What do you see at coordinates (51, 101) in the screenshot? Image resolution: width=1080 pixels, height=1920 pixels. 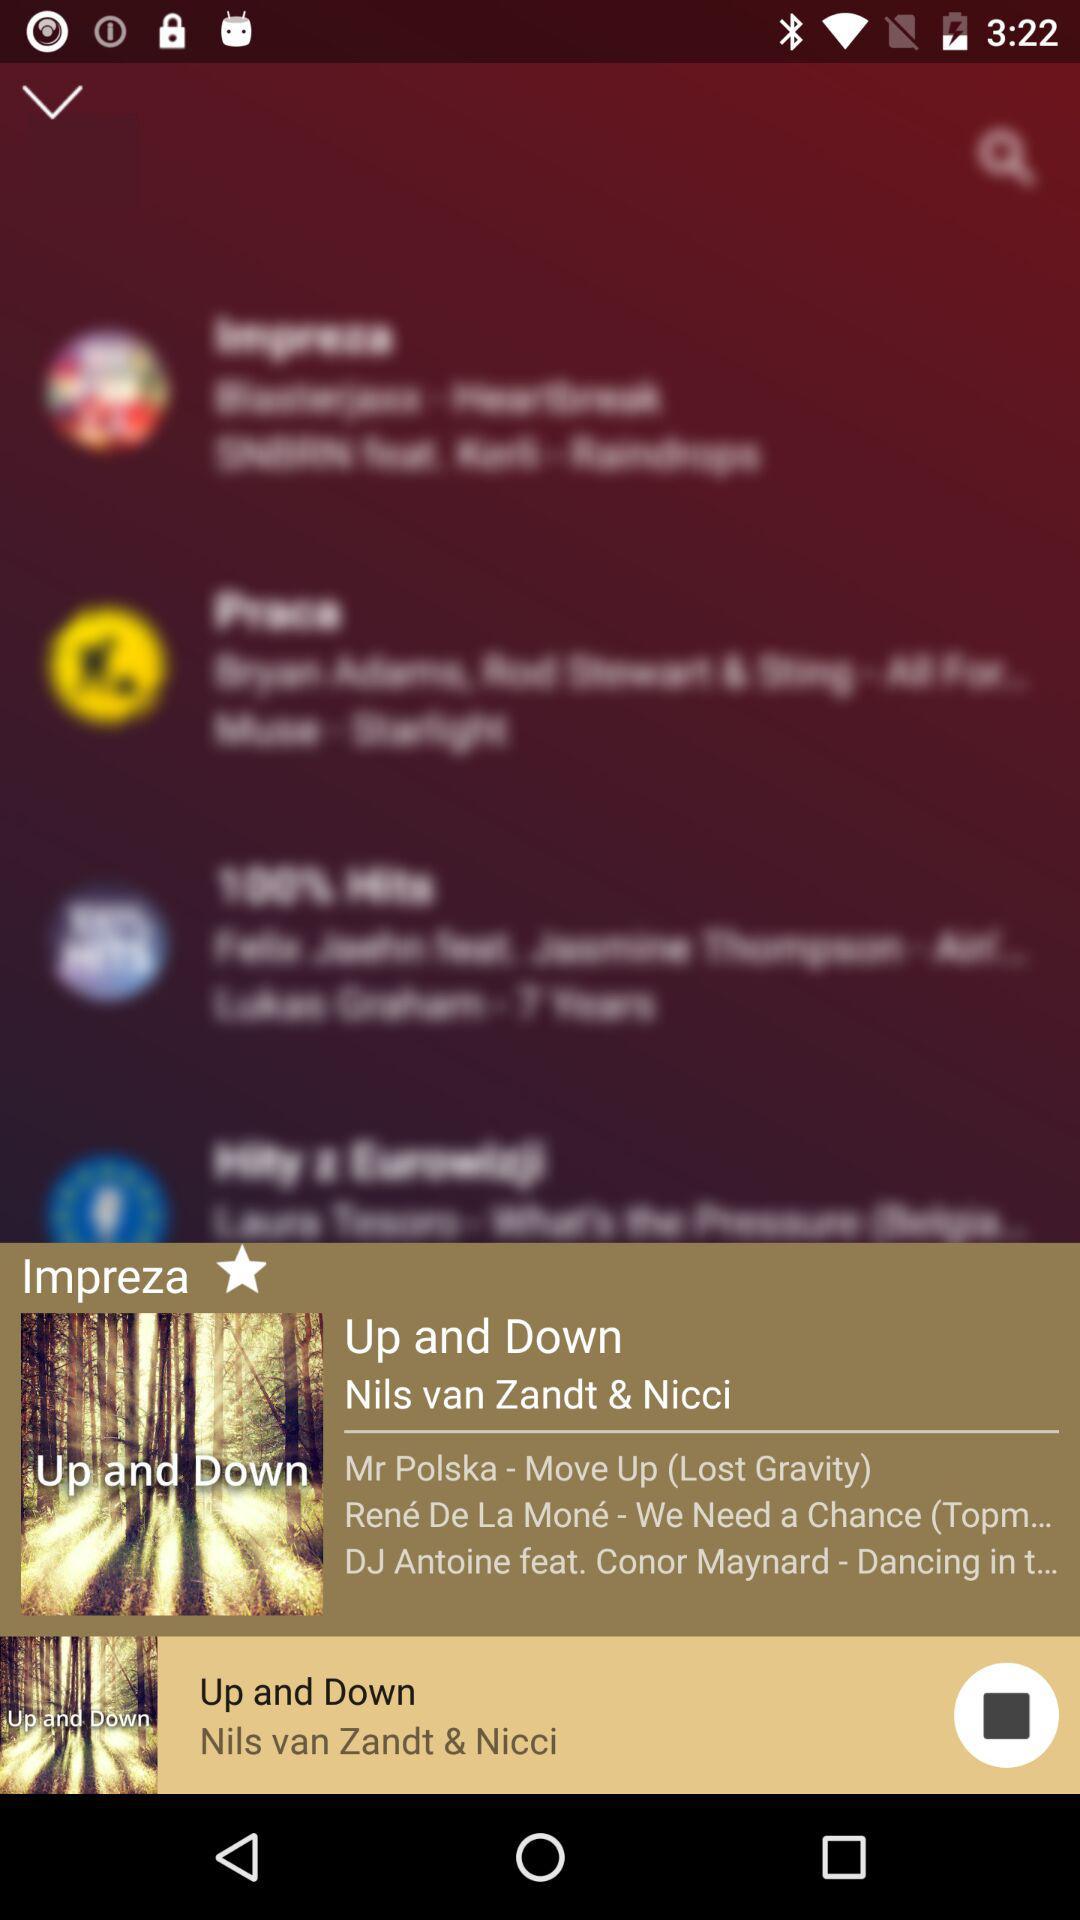 I see `lower page` at bounding box center [51, 101].